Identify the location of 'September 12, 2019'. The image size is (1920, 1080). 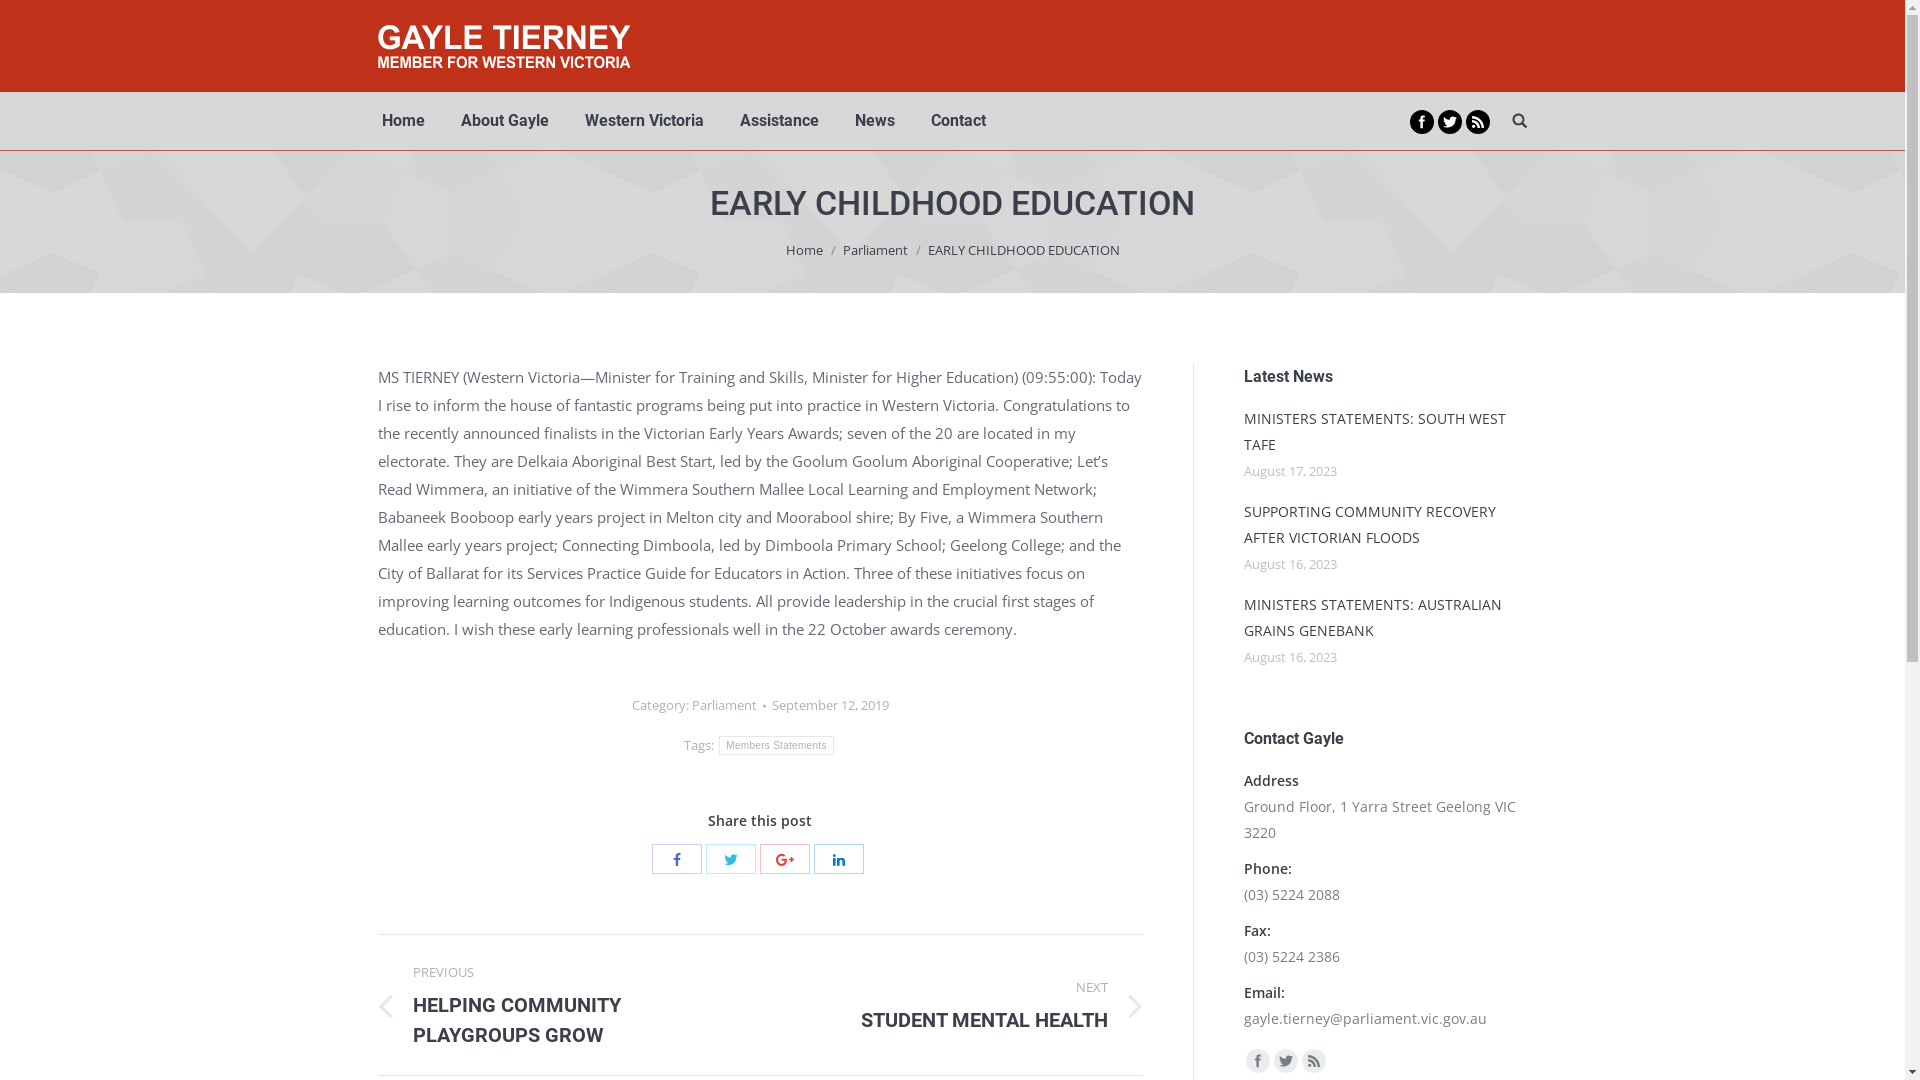
(830, 704).